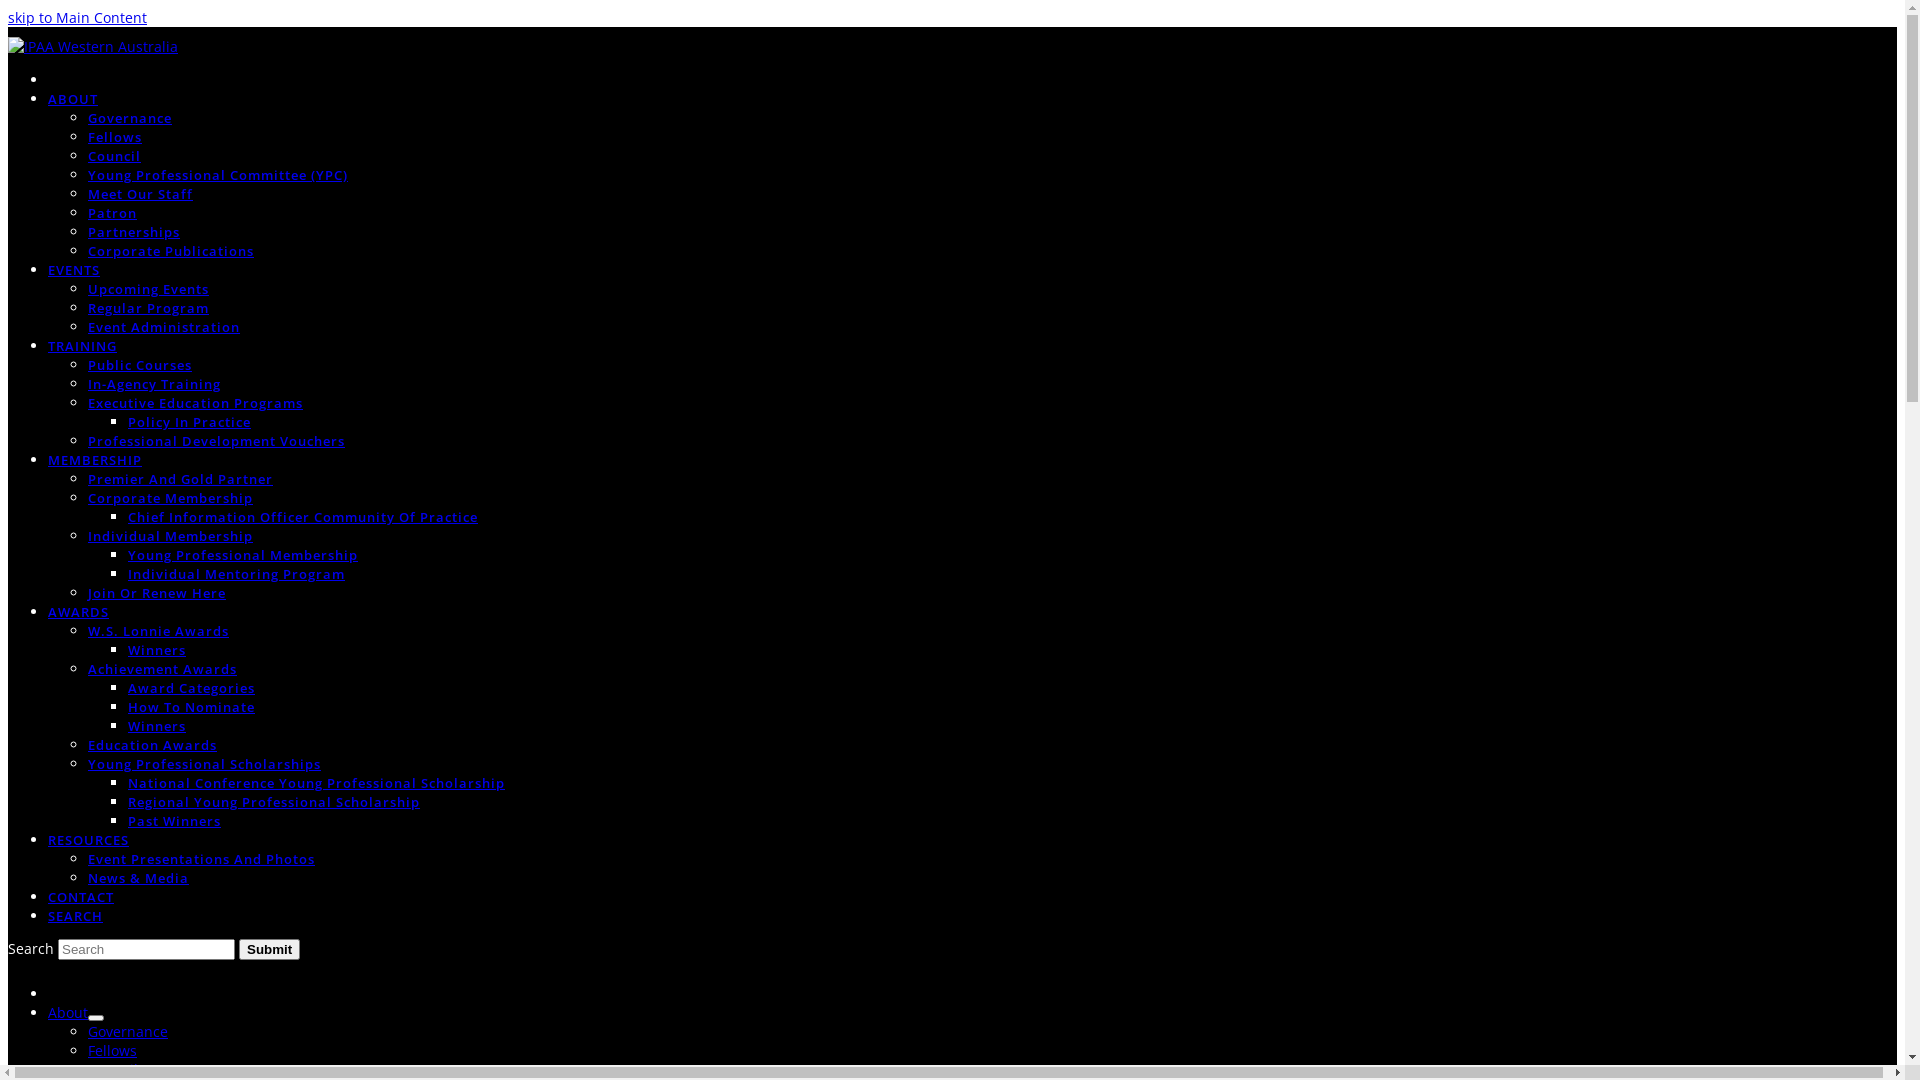 This screenshot has height=1080, width=1920. Describe the element at coordinates (77, 17) in the screenshot. I see `'skip to Main Content'` at that location.